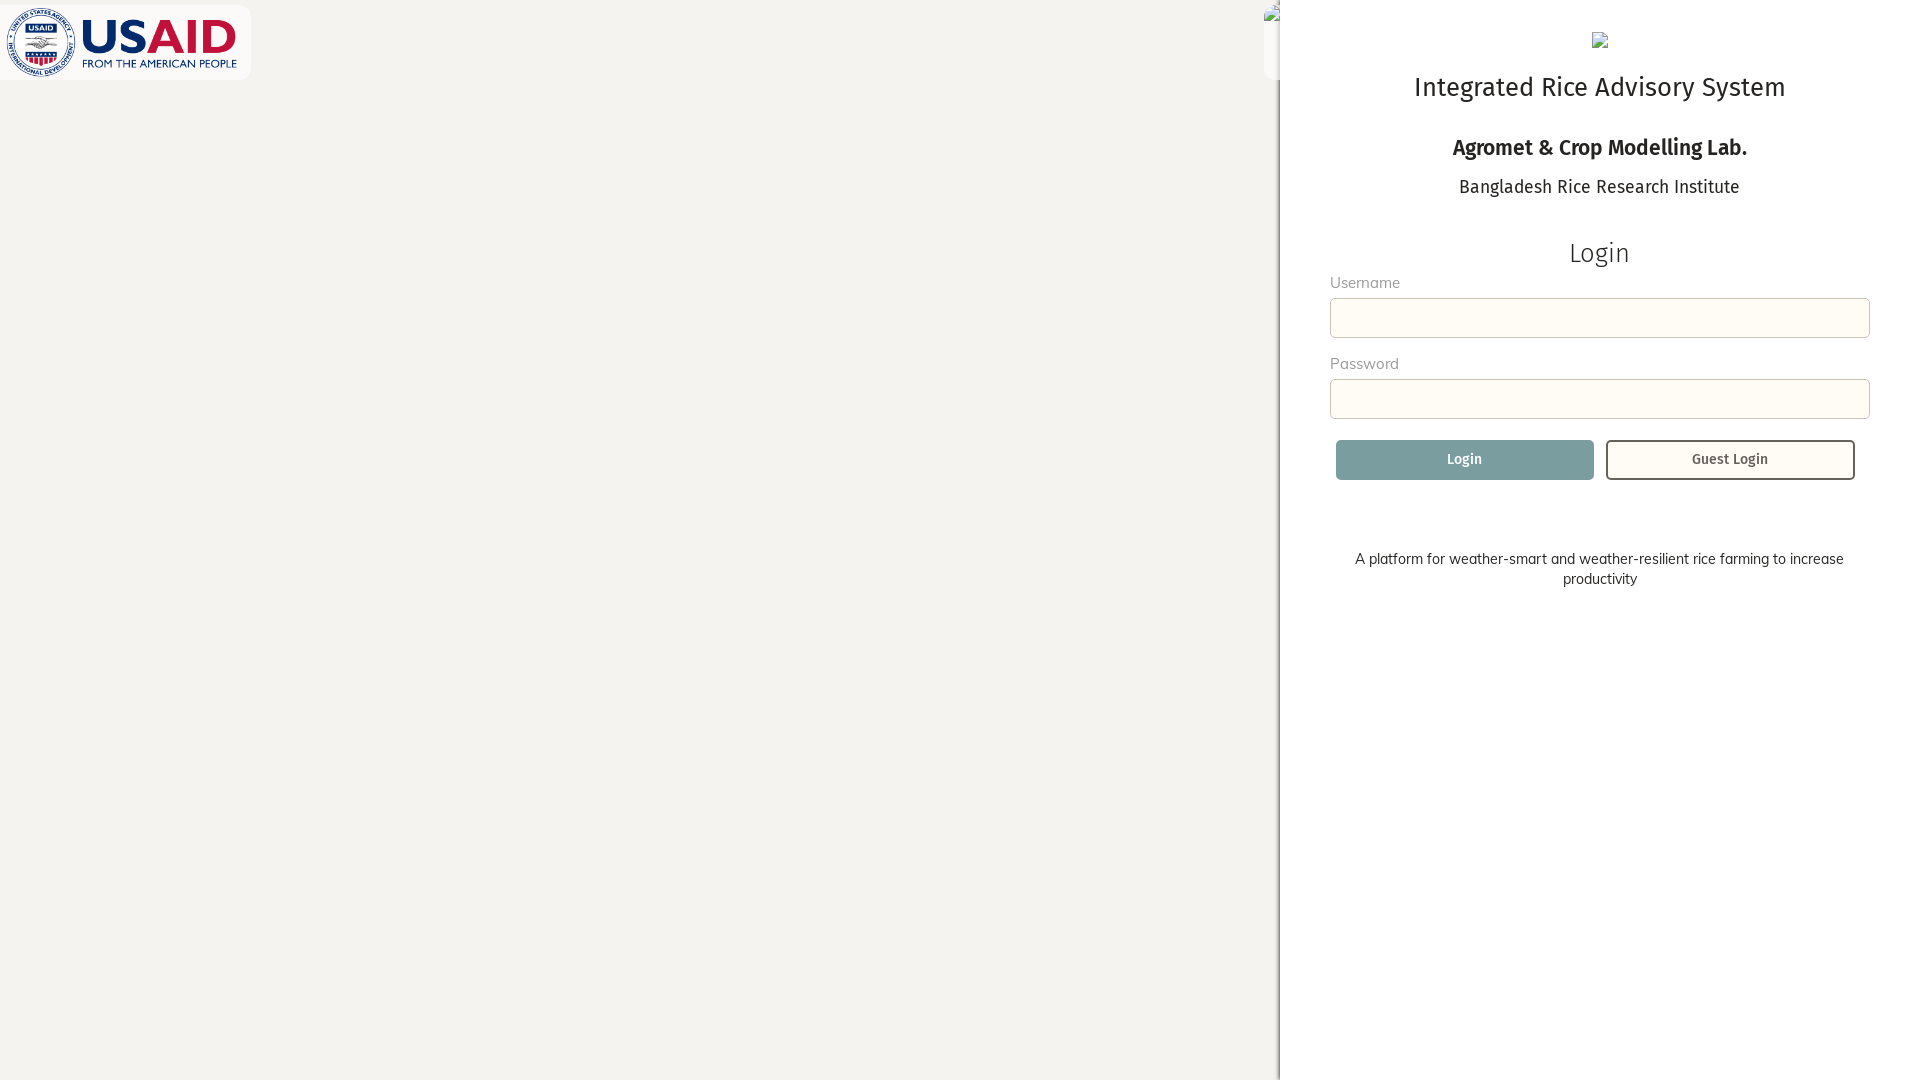  I want to click on 'Guest Login', so click(1729, 459).